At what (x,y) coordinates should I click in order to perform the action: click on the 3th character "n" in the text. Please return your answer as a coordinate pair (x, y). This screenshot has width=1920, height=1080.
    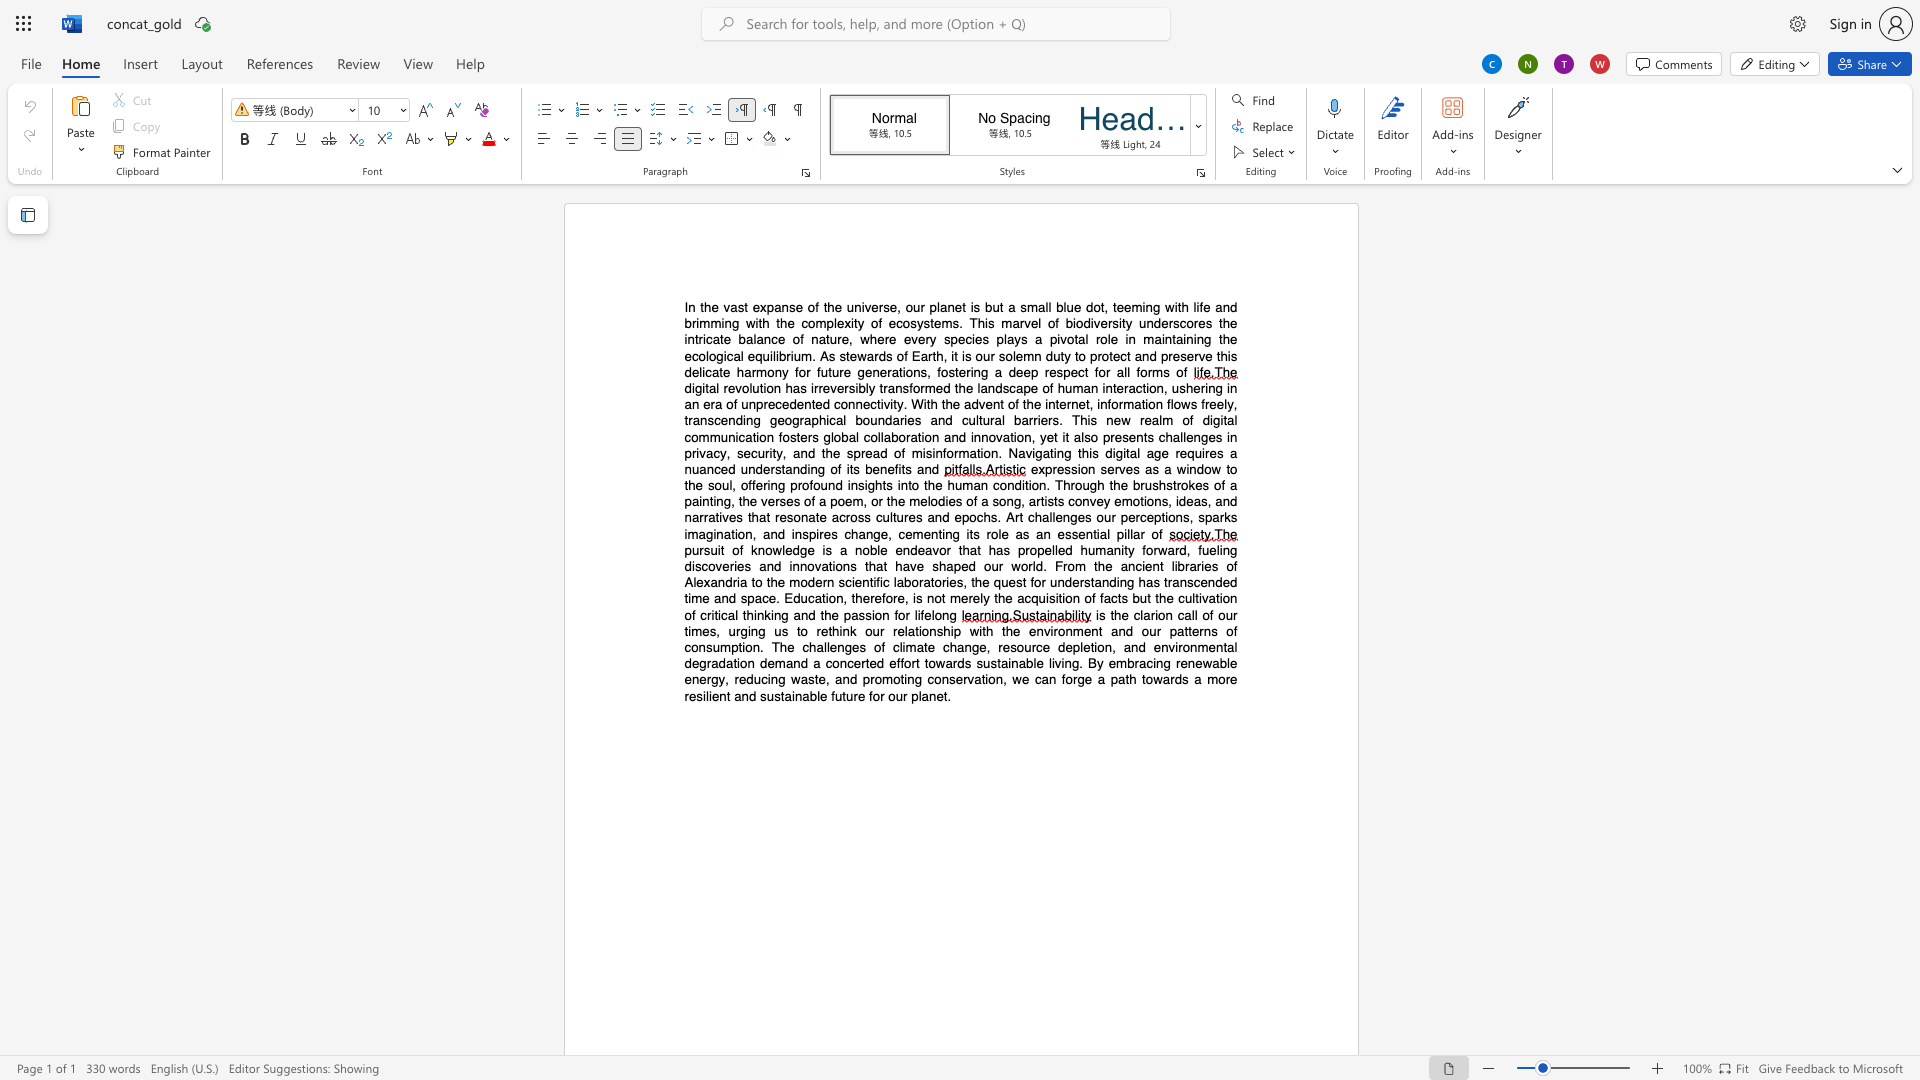
    Looking at the image, I should click on (1200, 338).